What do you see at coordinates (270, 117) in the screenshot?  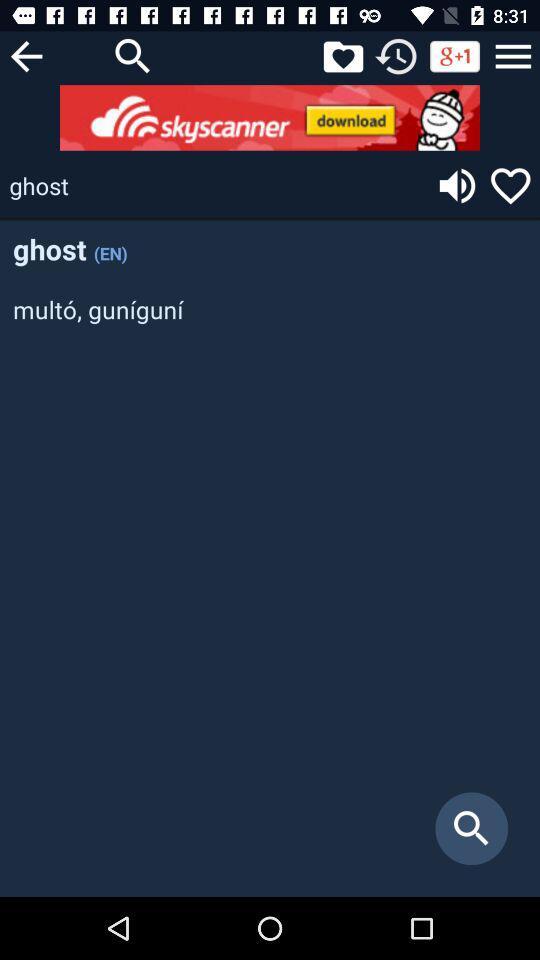 I see `click advertisement` at bounding box center [270, 117].